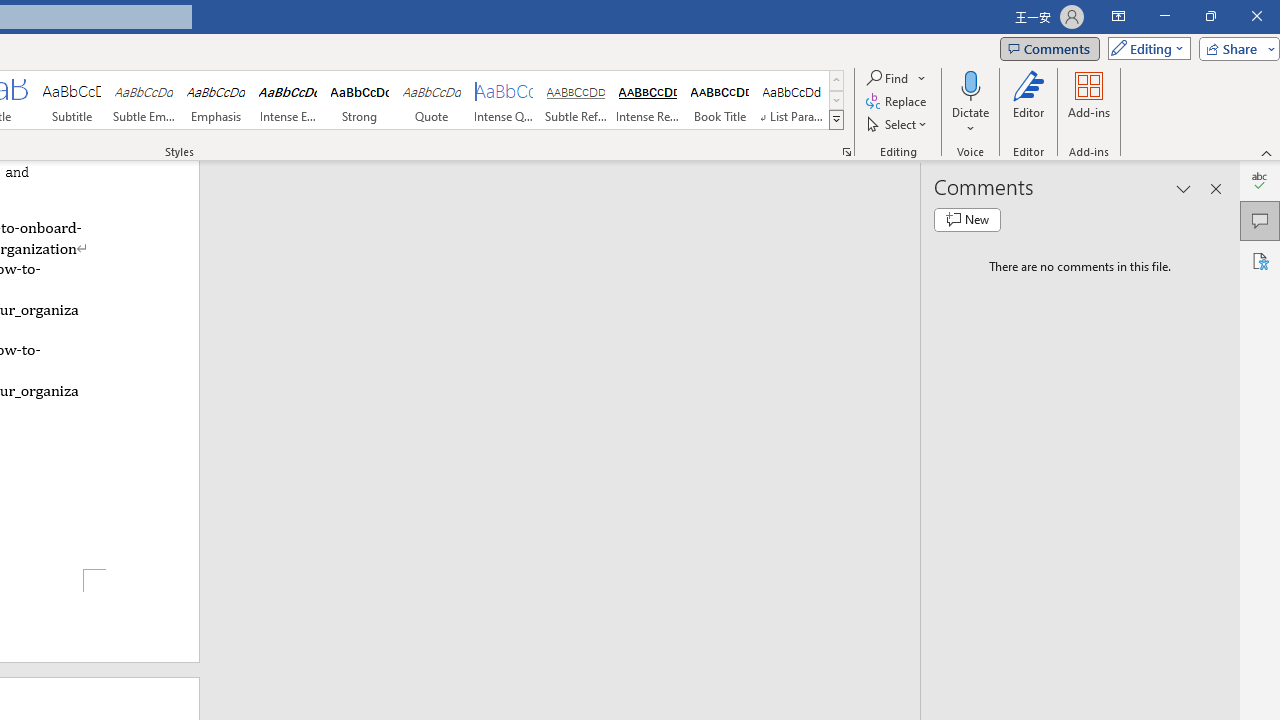  Describe the element at coordinates (970, 84) in the screenshot. I see `'Dictate'` at that location.